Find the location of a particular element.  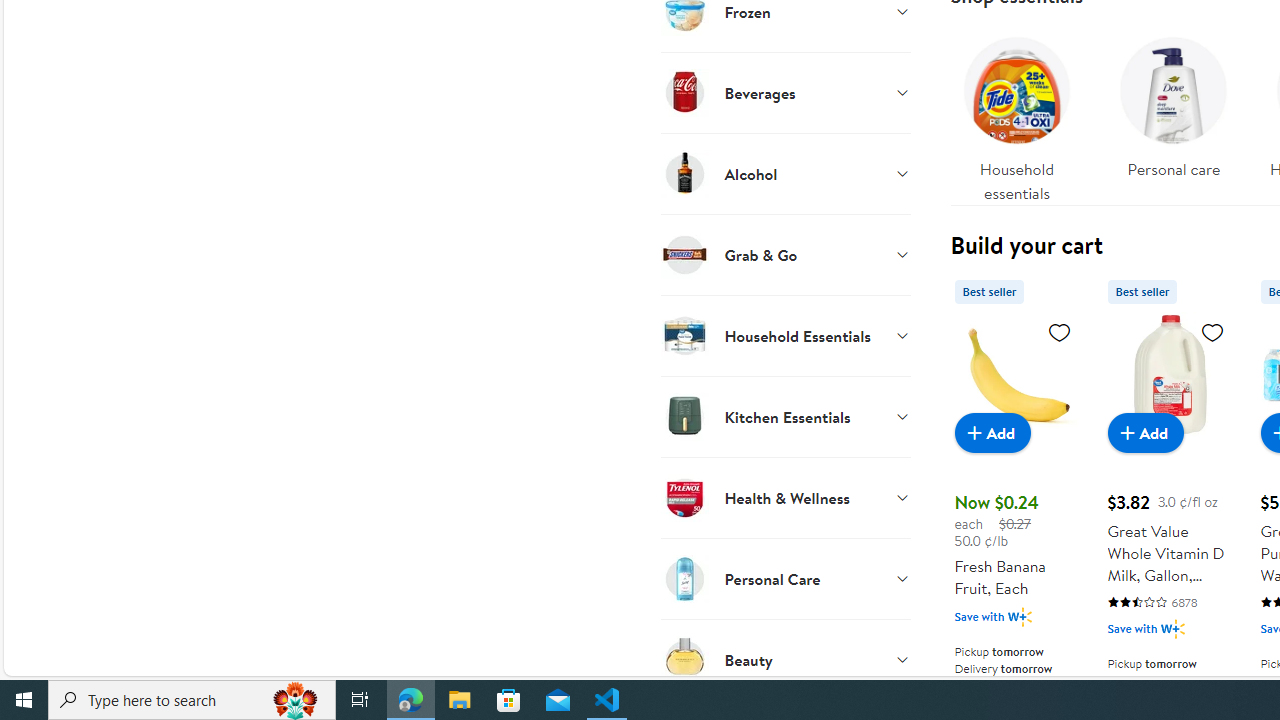

'Sign in to add to Favorites list, Fresh Banana Fruit, Each' is located at coordinates (1058, 330).